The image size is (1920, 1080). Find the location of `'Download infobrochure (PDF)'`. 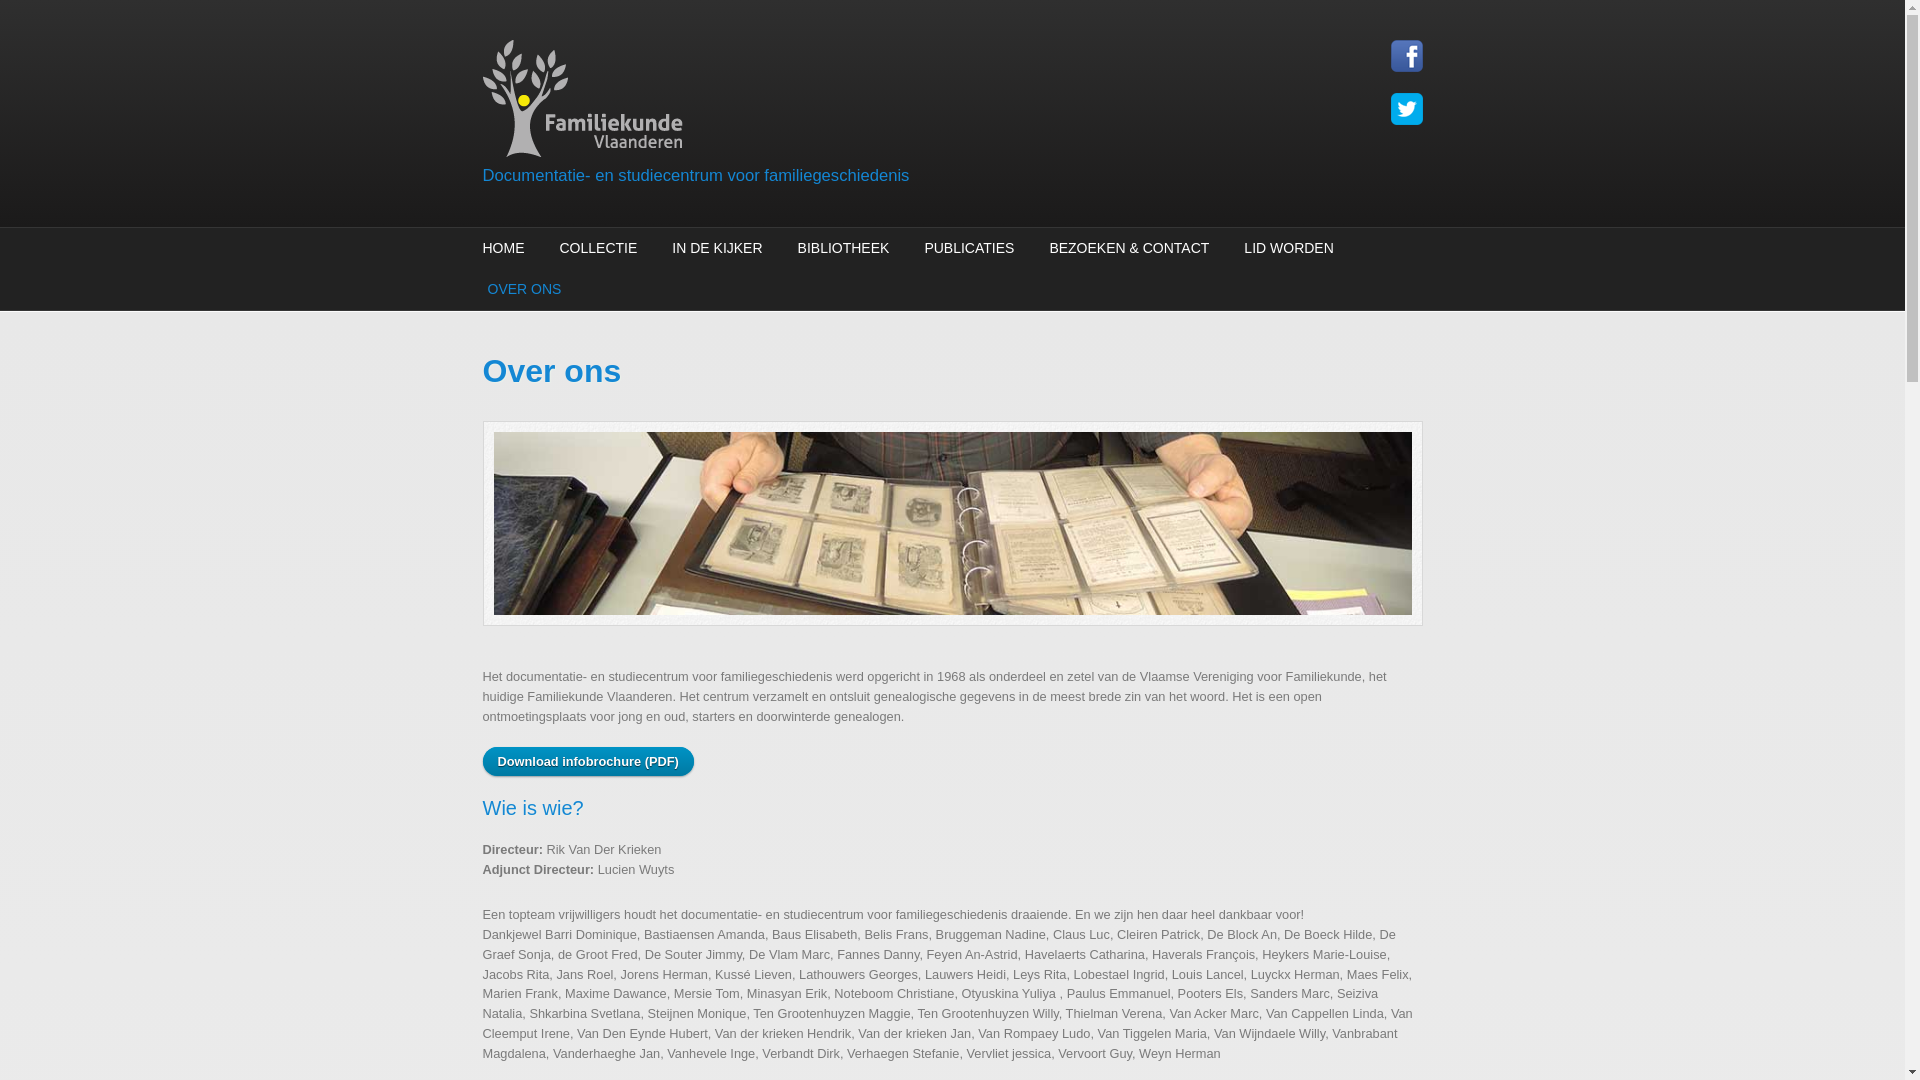

'Download infobrochure (PDF)' is located at coordinates (586, 761).